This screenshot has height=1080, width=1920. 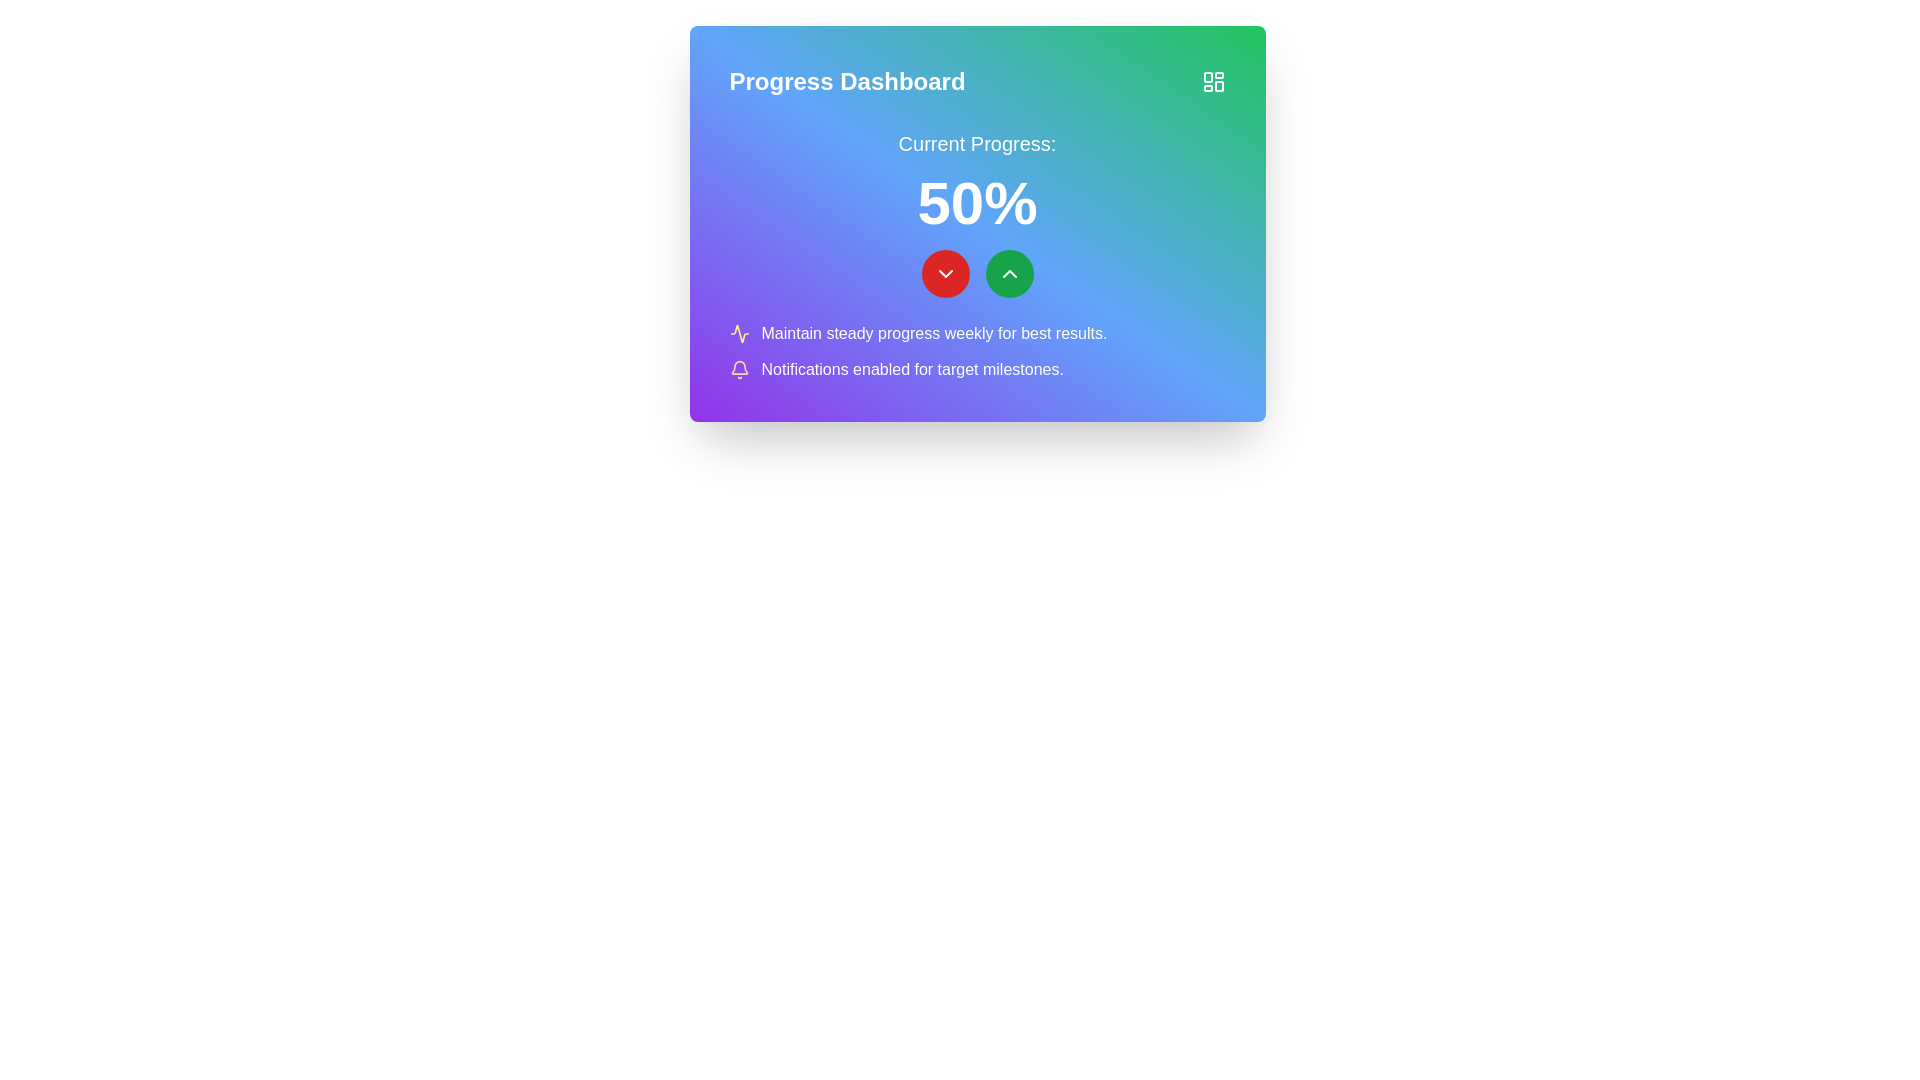 I want to click on the notification icon located in the notification section of the dashboard card, positioned to the left side of a textual notification message, so click(x=738, y=370).